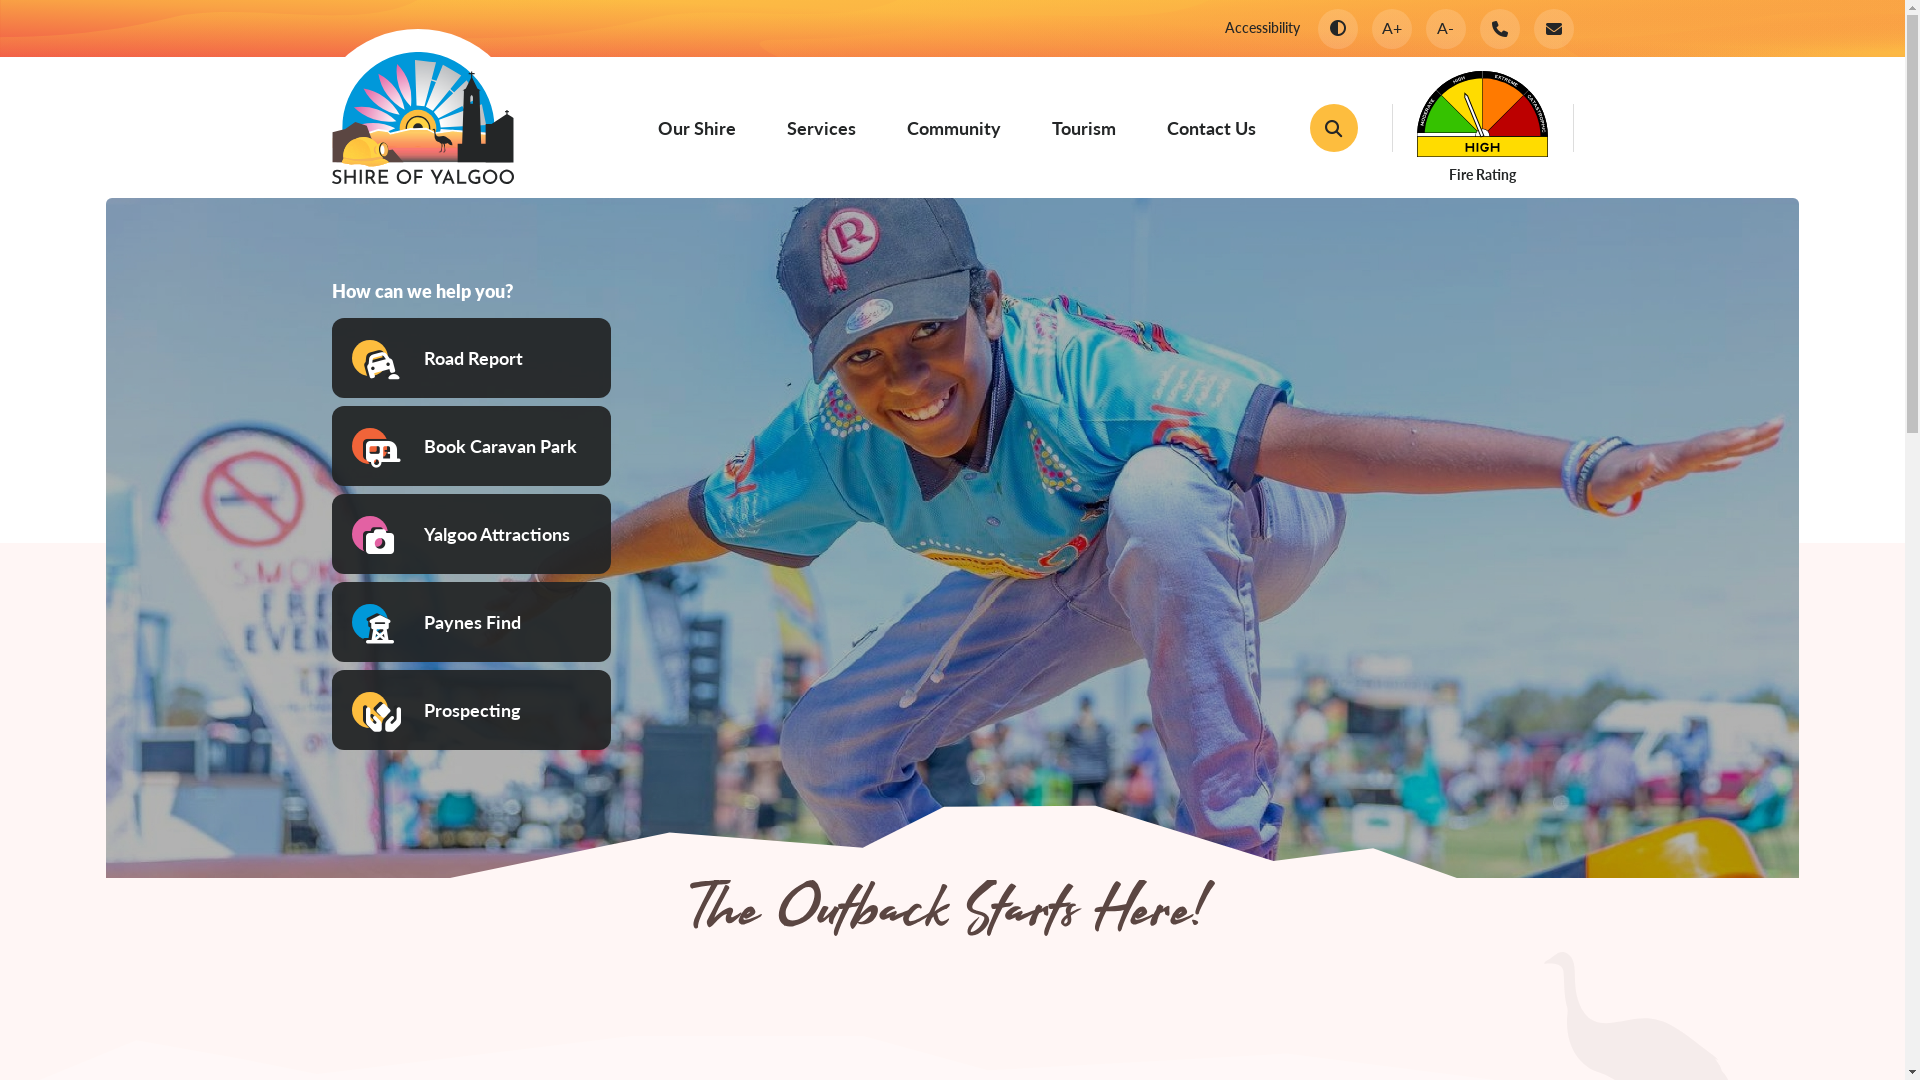  Describe the element at coordinates (1499, 27) in the screenshot. I see `'Phone the Shire of Yalgoo'` at that location.